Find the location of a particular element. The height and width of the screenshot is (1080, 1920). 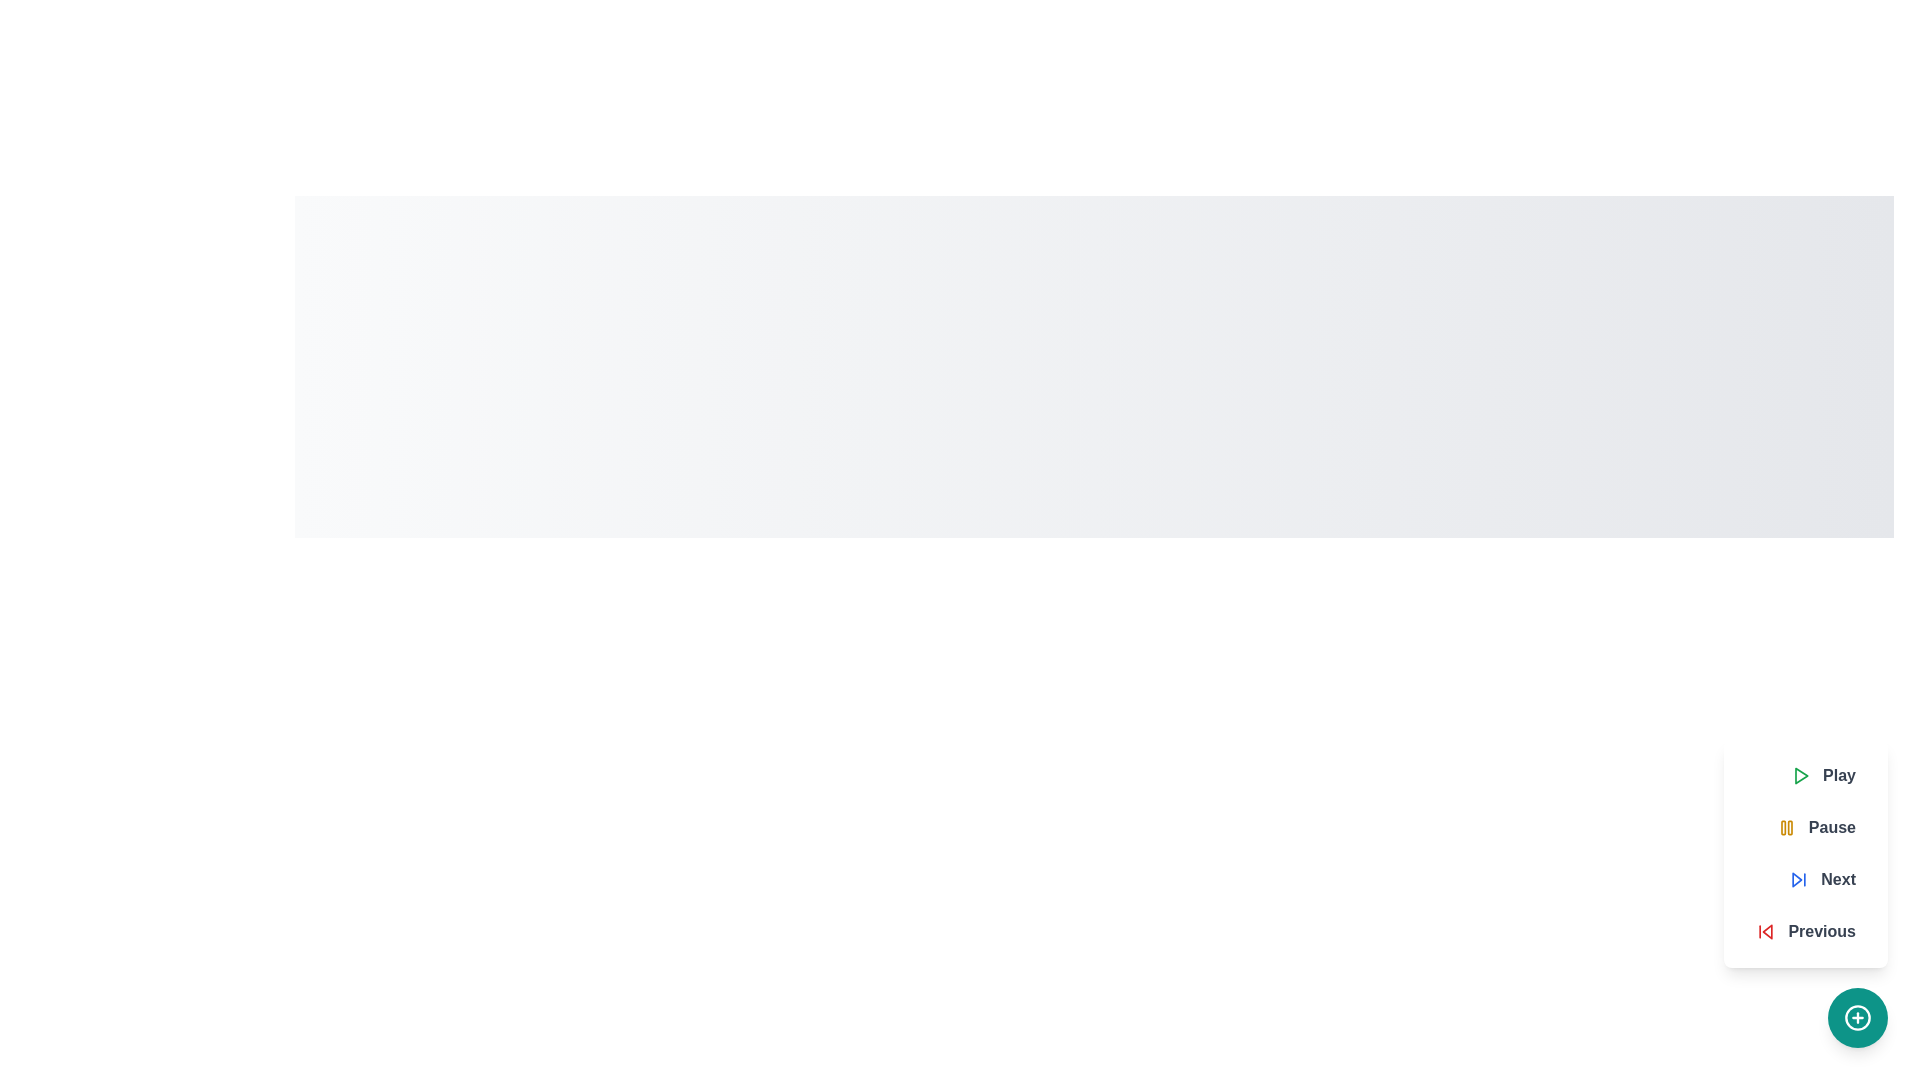

the 'Pause' button in the menu is located at coordinates (1815, 828).